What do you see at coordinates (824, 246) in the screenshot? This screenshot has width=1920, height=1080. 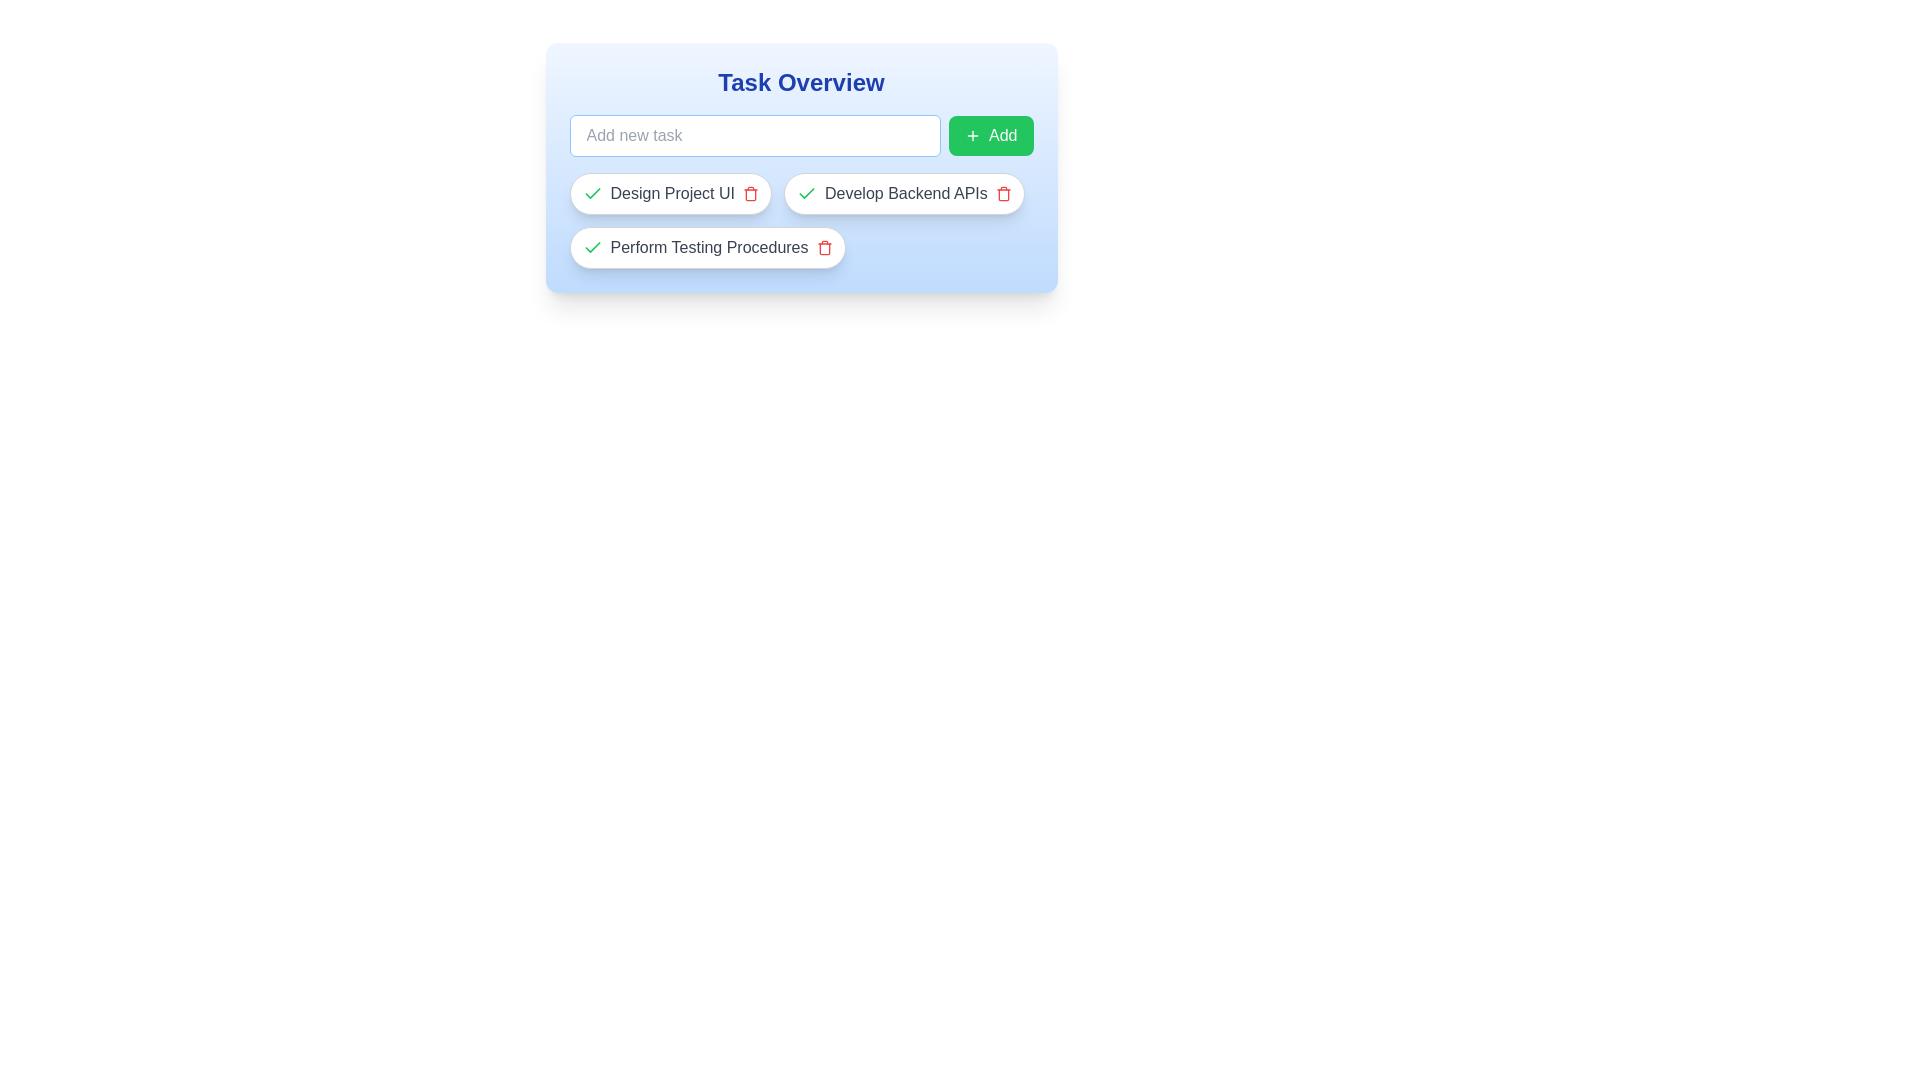 I see `the trash icon next to the task labeled Perform Testing Procedures to remove it` at bounding box center [824, 246].